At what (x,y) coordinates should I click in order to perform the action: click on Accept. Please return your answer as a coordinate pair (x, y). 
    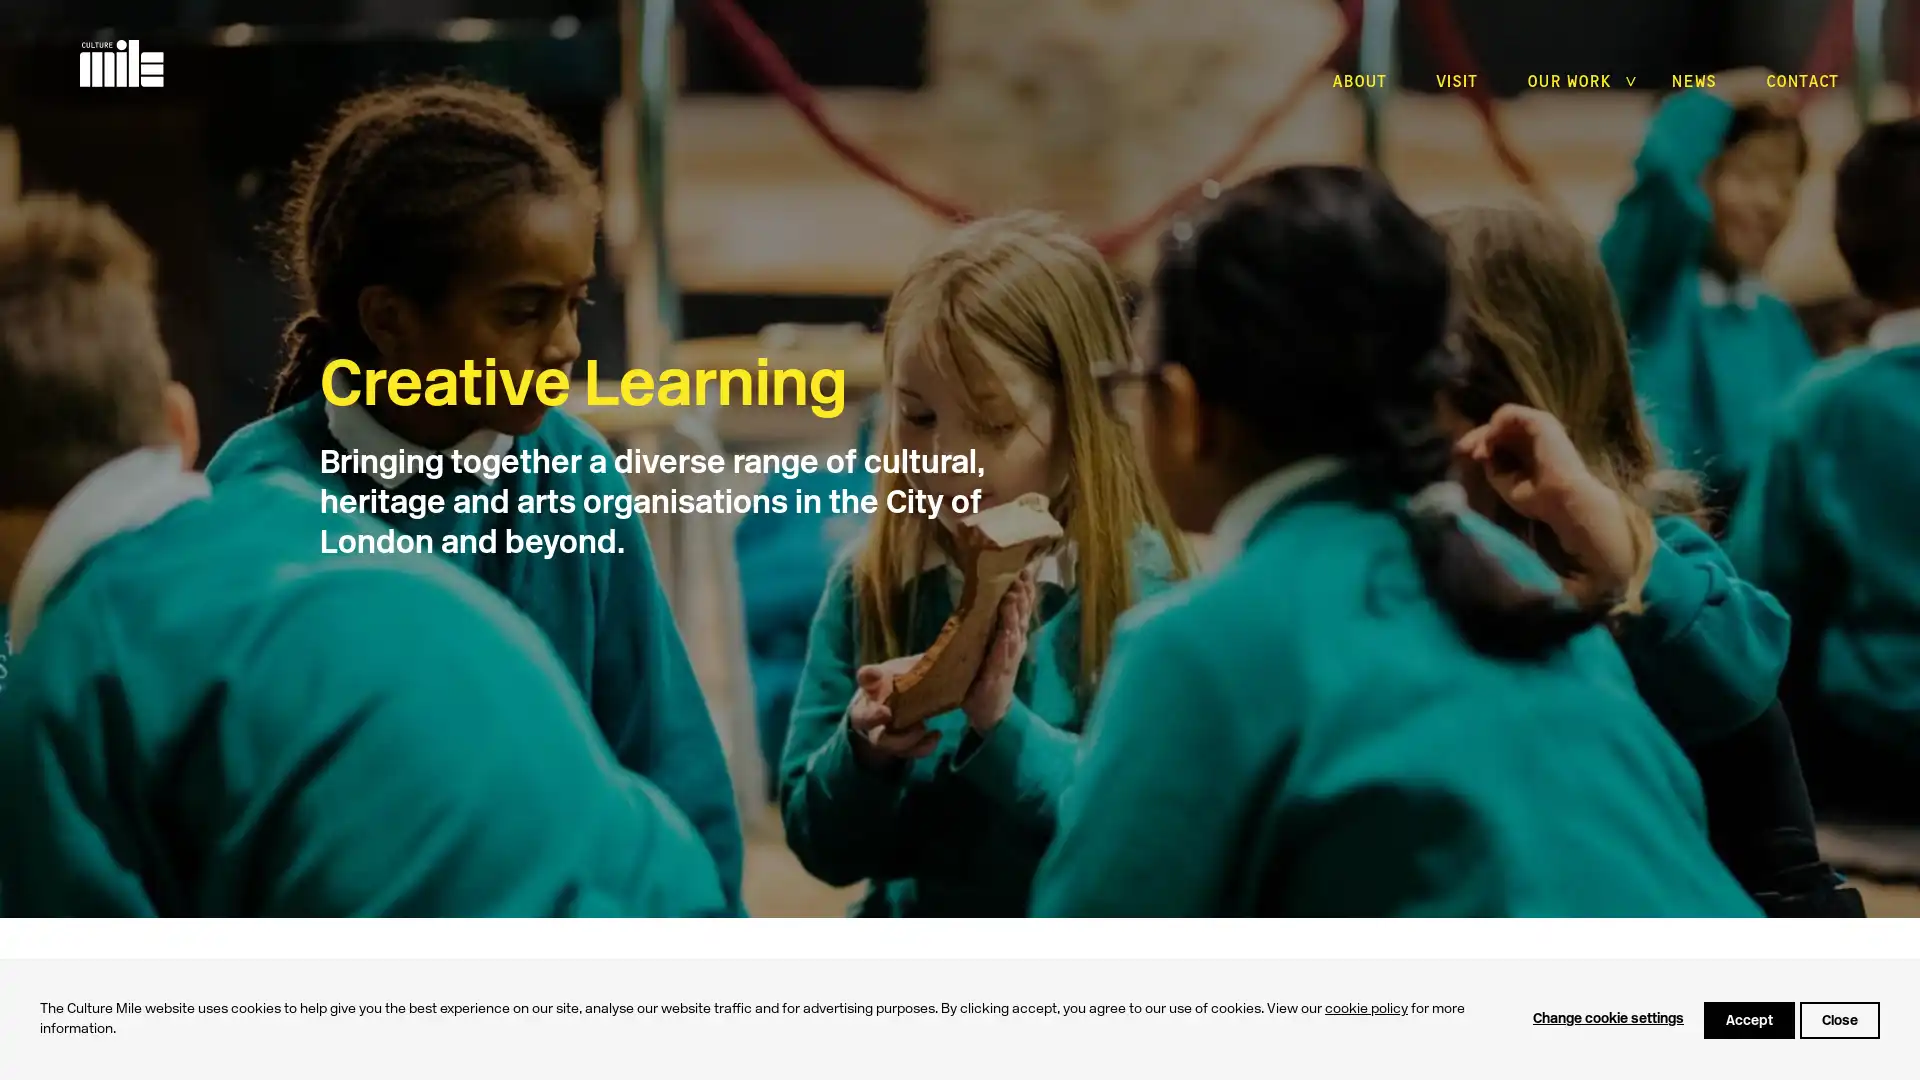
    Looking at the image, I should click on (1748, 1019).